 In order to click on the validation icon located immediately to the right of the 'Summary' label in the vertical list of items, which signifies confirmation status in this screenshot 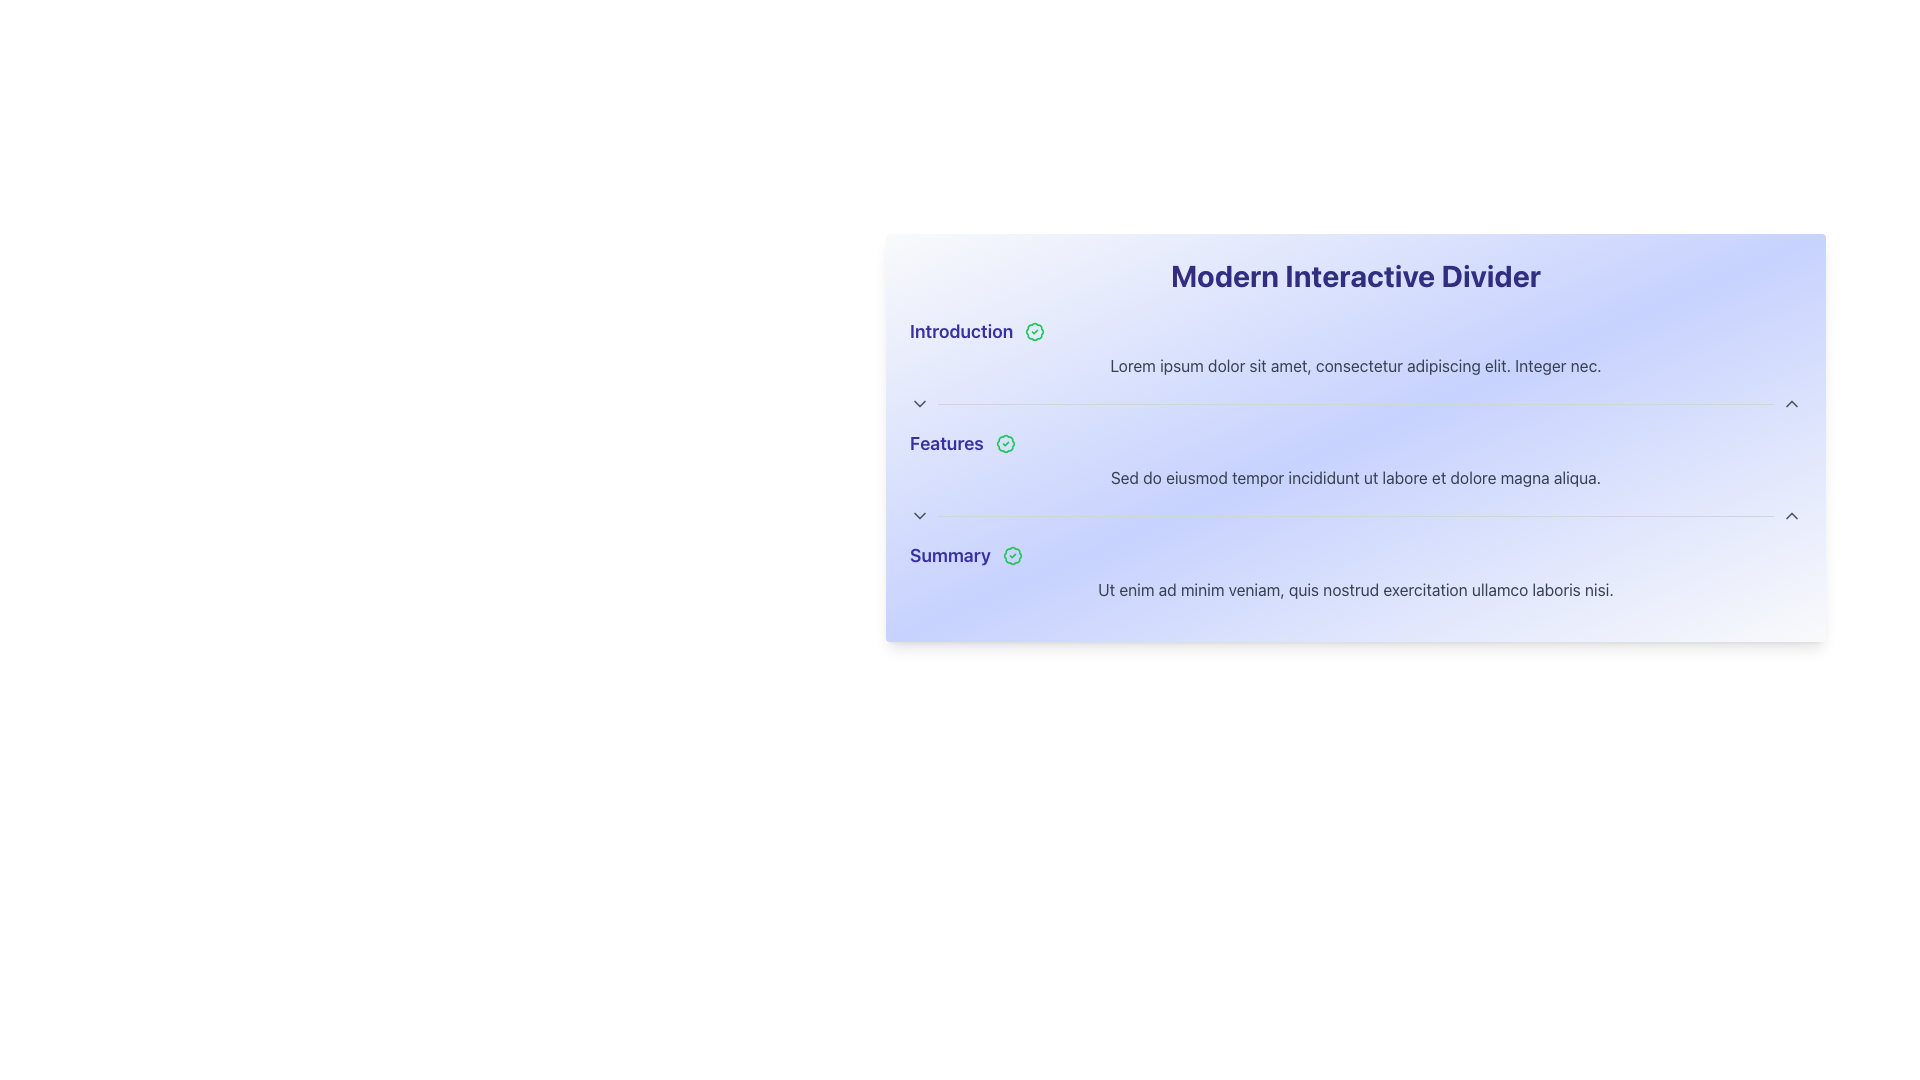, I will do `click(1012, 555)`.